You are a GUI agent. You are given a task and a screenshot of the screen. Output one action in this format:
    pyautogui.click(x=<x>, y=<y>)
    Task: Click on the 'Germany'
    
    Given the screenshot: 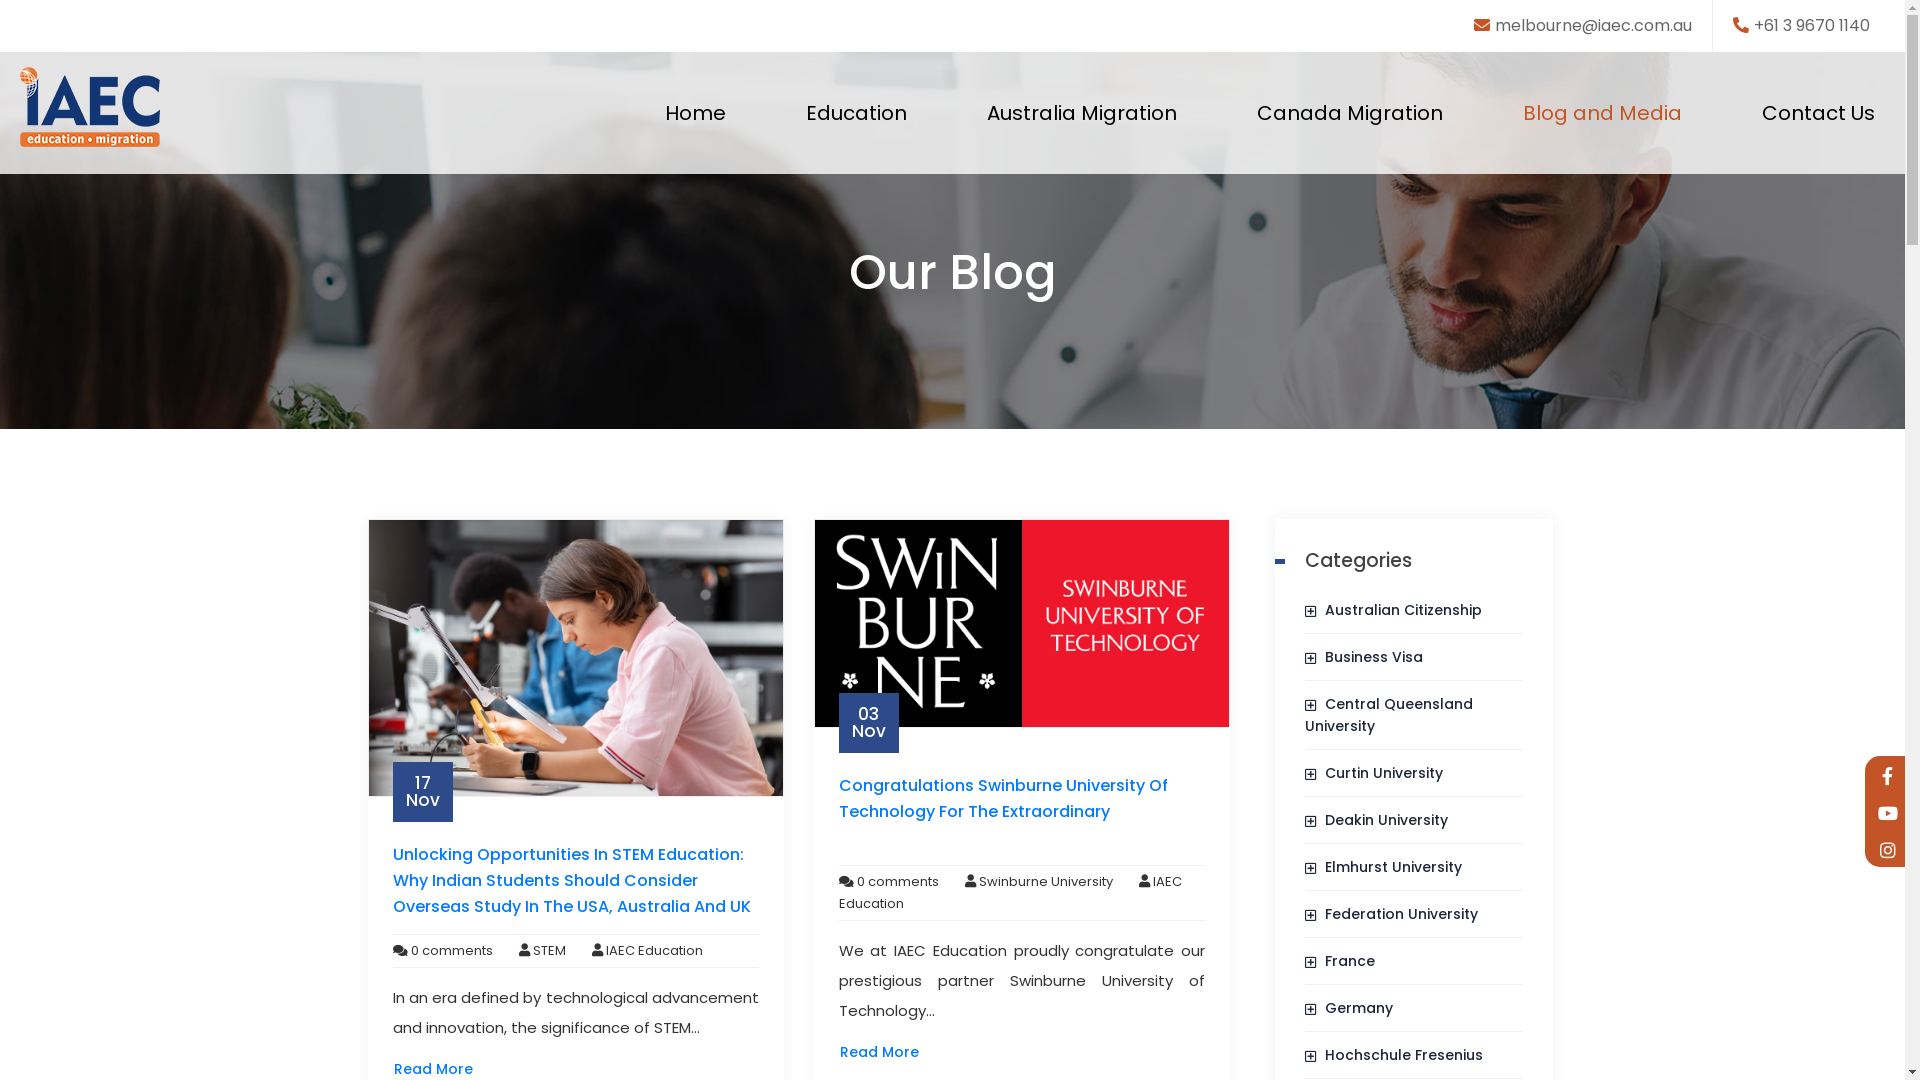 What is the action you would take?
    pyautogui.click(x=1348, y=1007)
    